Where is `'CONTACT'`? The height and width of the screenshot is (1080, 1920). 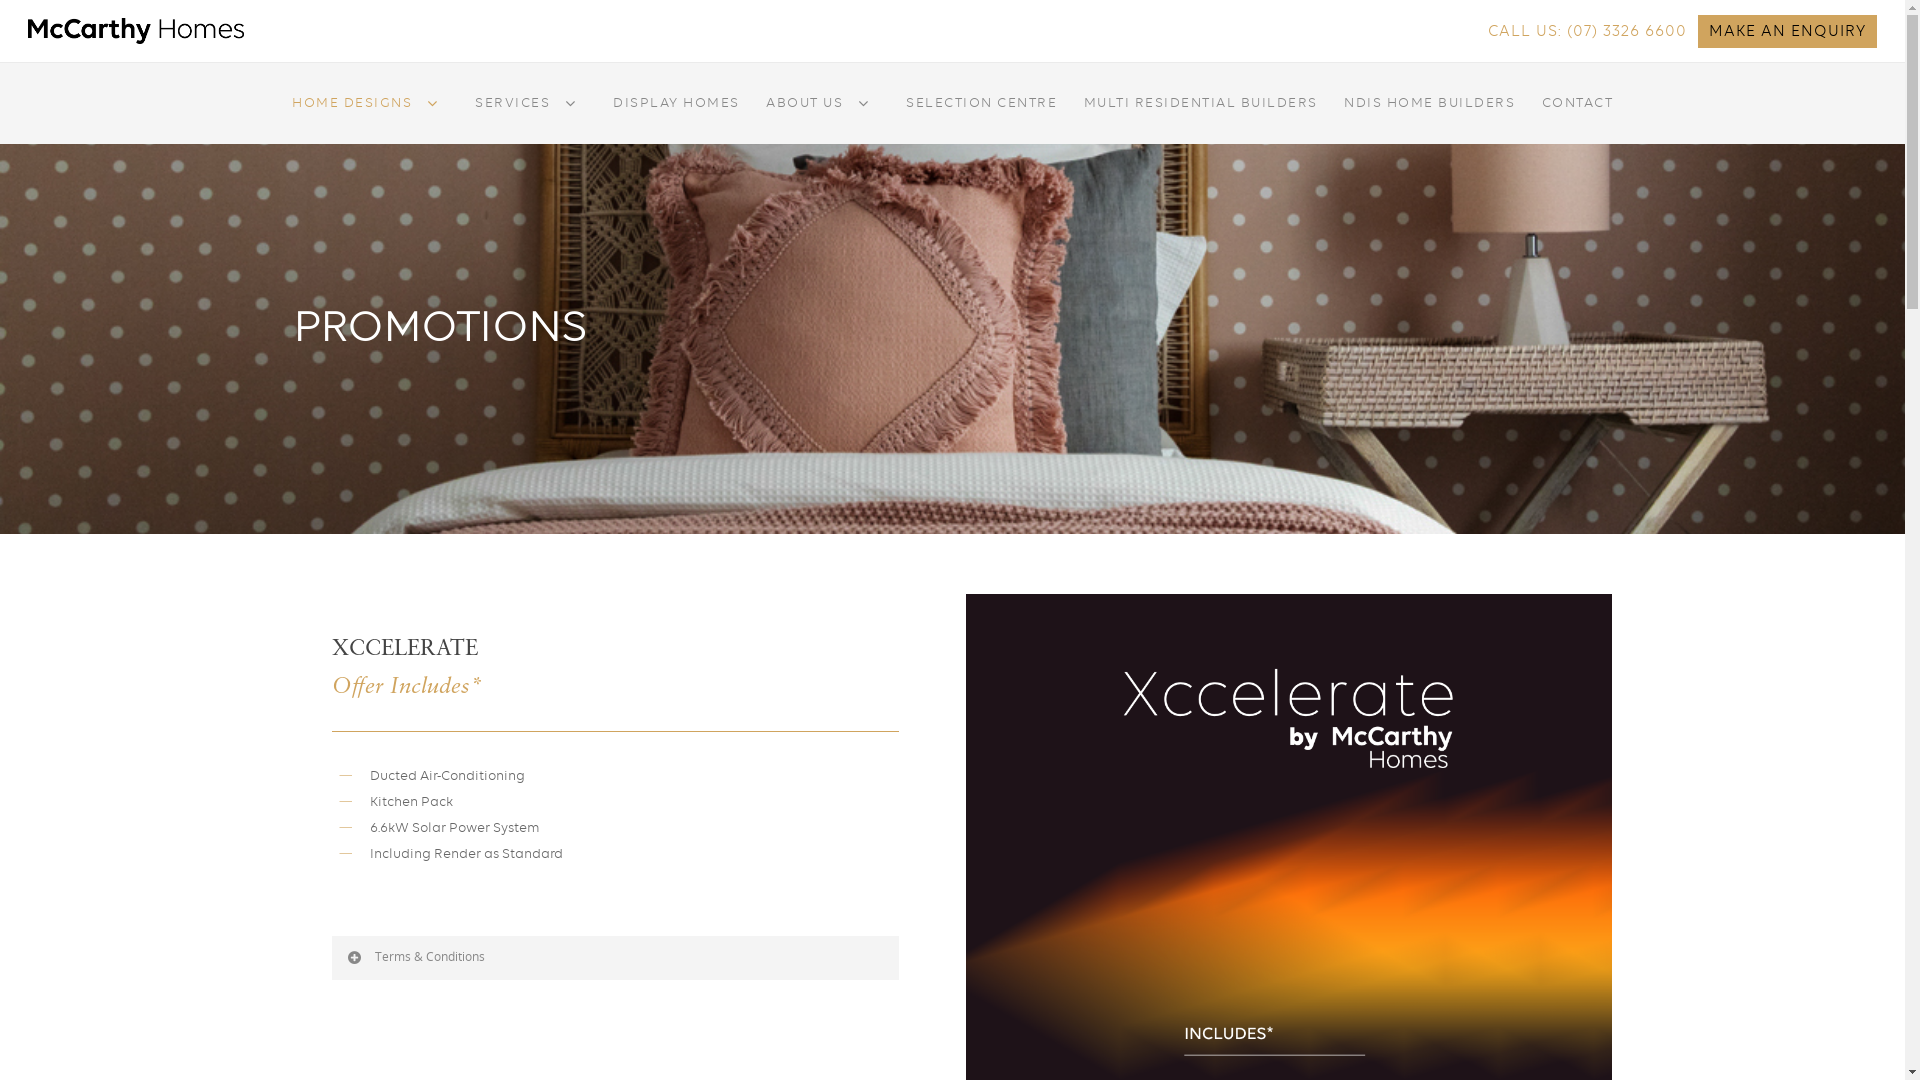 'CONTACT' is located at coordinates (1577, 116).